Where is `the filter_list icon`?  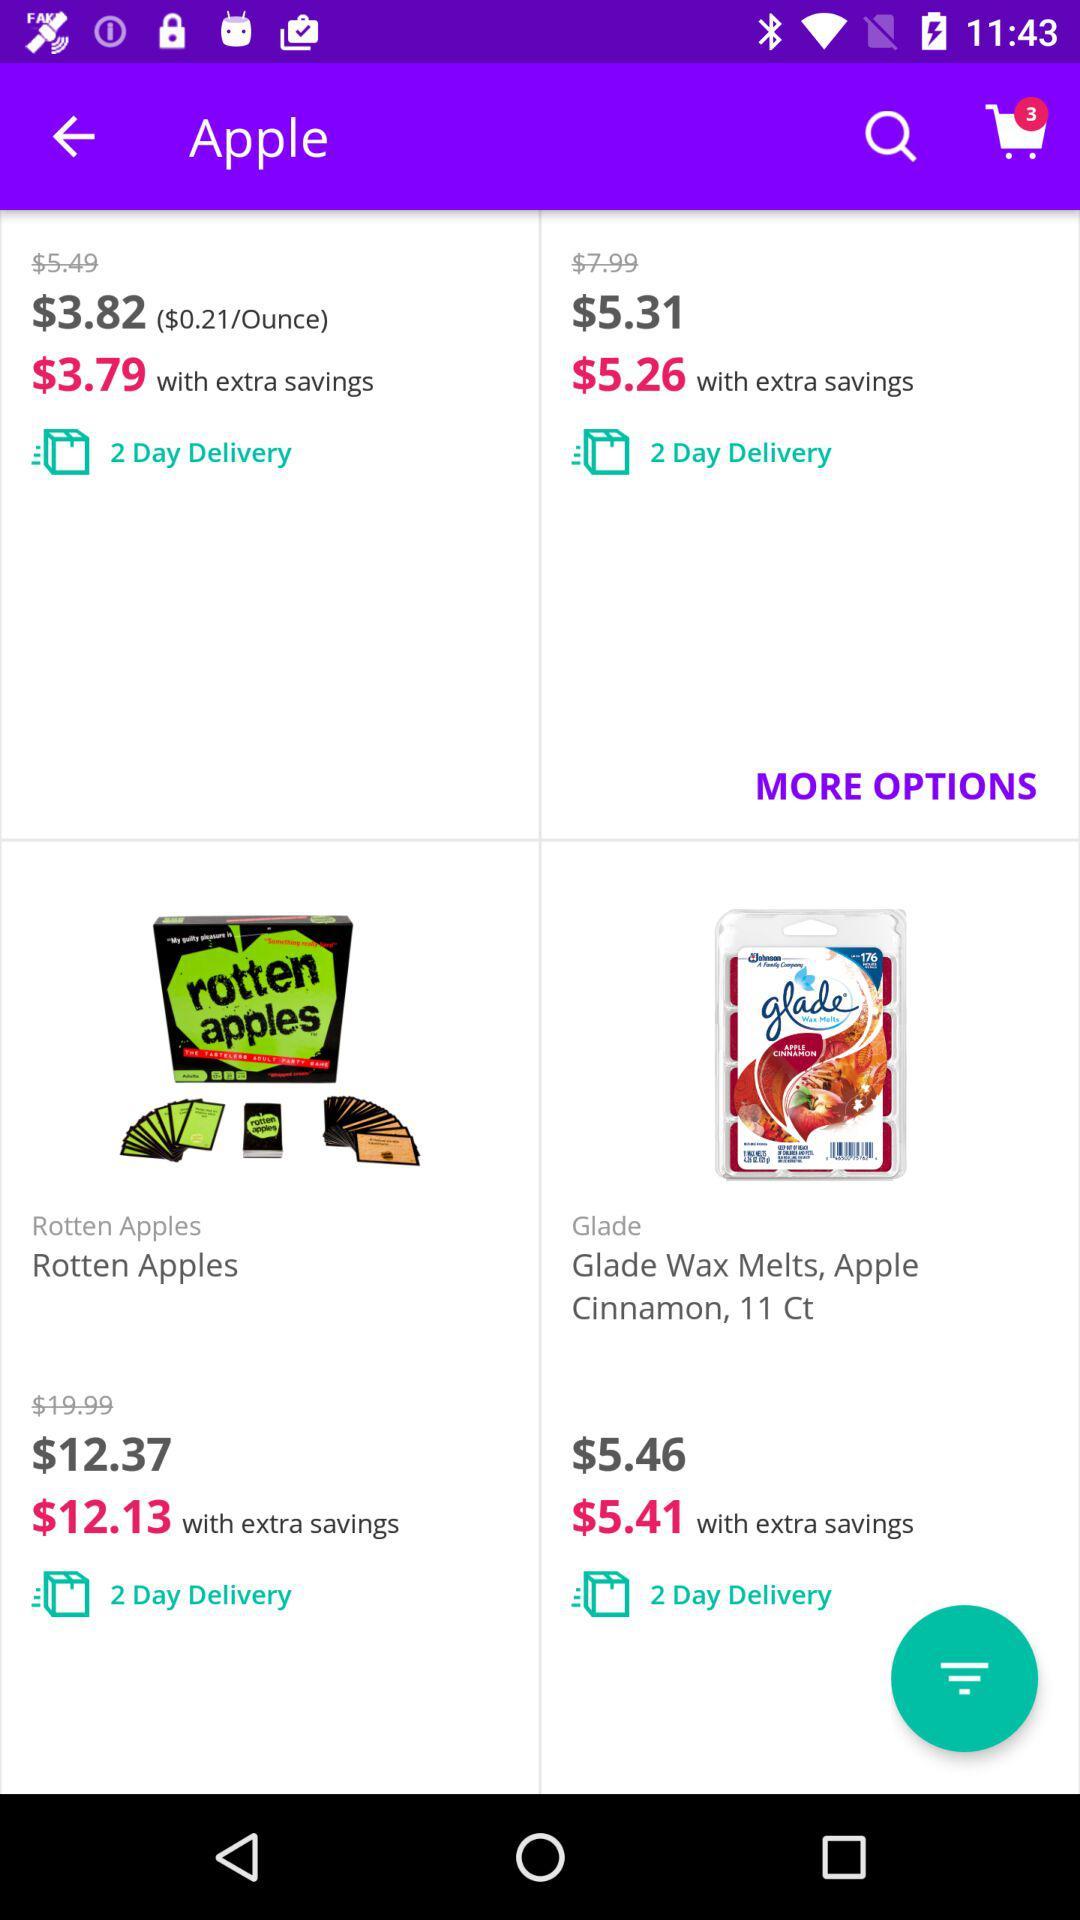 the filter_list icon is located at coordinates (963, 1678).